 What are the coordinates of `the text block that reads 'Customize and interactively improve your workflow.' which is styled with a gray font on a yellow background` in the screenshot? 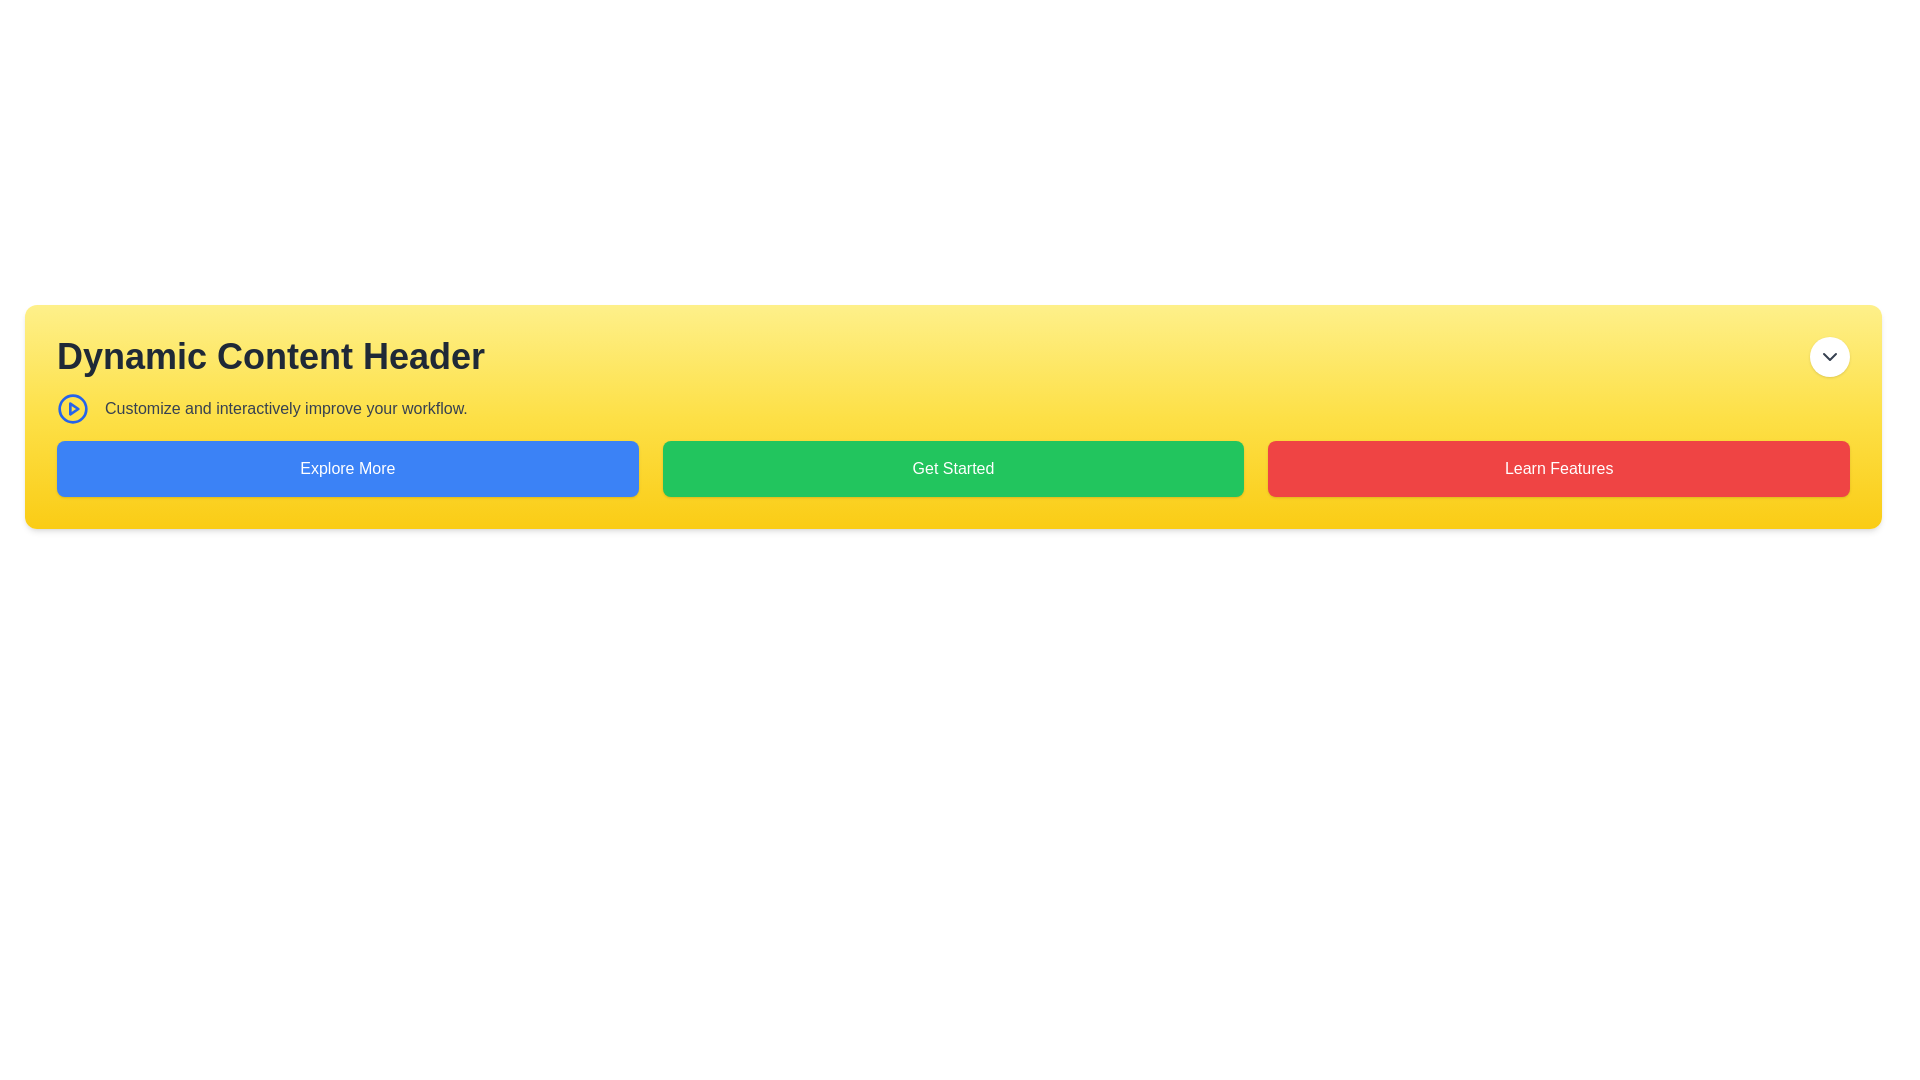 It's located at (285, 407).